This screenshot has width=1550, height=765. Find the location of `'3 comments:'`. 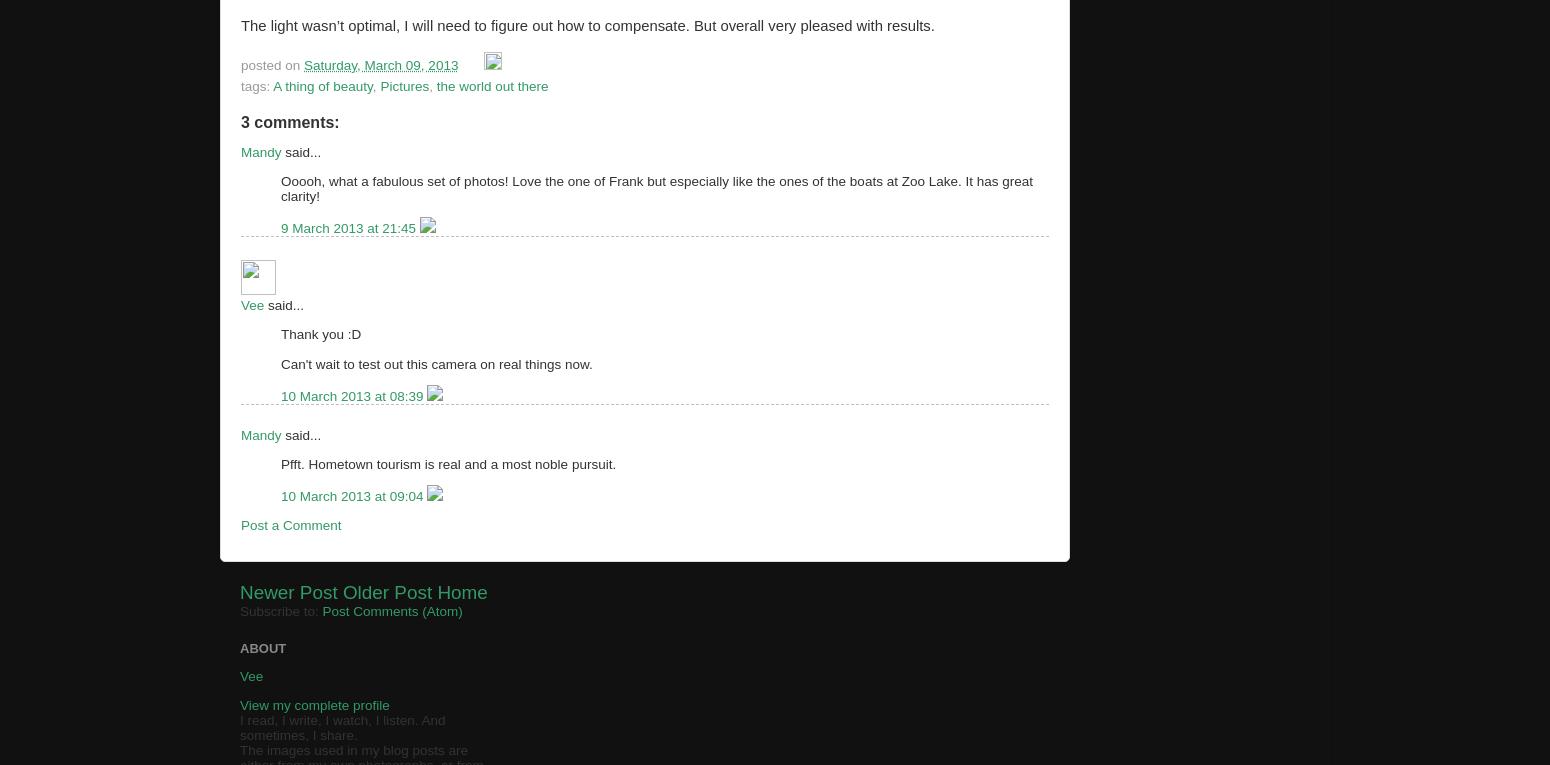

'3 comments:' is located at coordinates (290, 120).